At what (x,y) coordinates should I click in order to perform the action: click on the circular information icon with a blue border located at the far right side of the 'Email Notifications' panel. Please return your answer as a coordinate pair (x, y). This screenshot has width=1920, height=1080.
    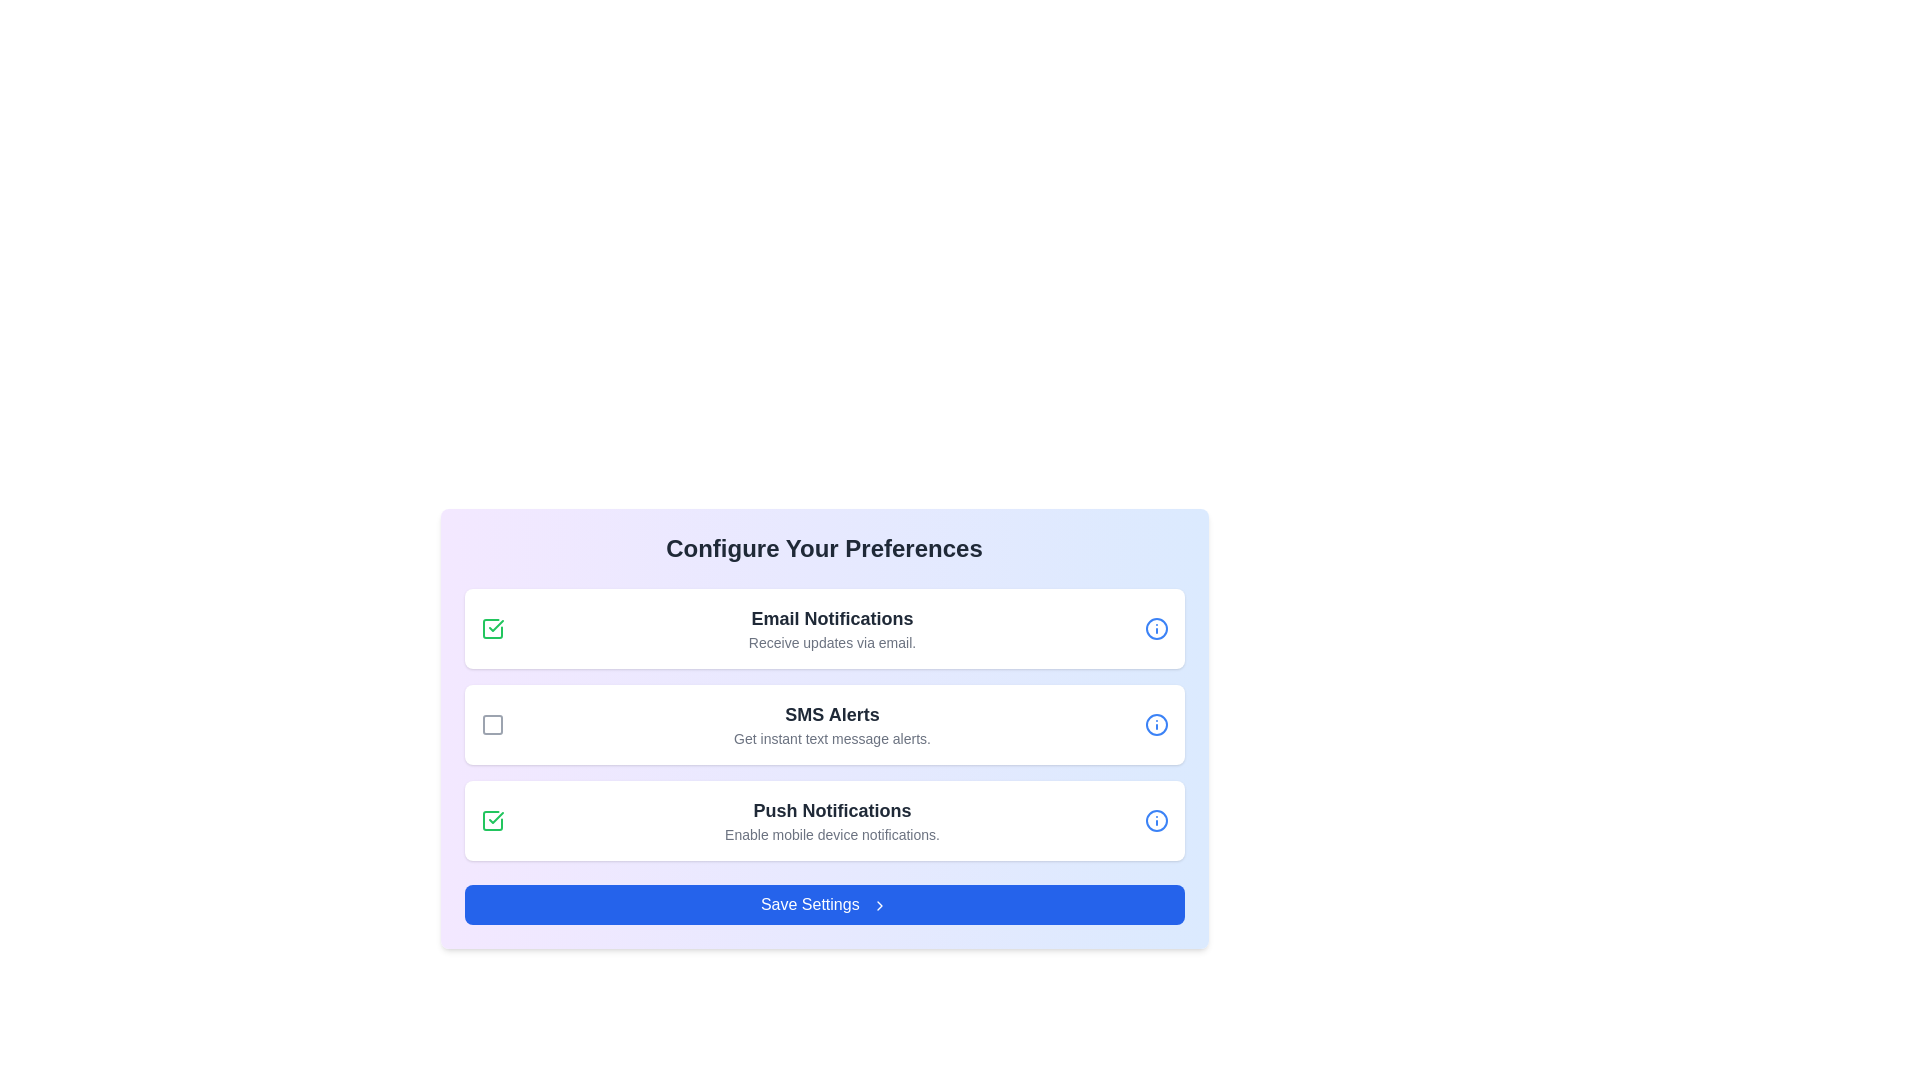
    Looking at the image, I should click on (1156, 627).